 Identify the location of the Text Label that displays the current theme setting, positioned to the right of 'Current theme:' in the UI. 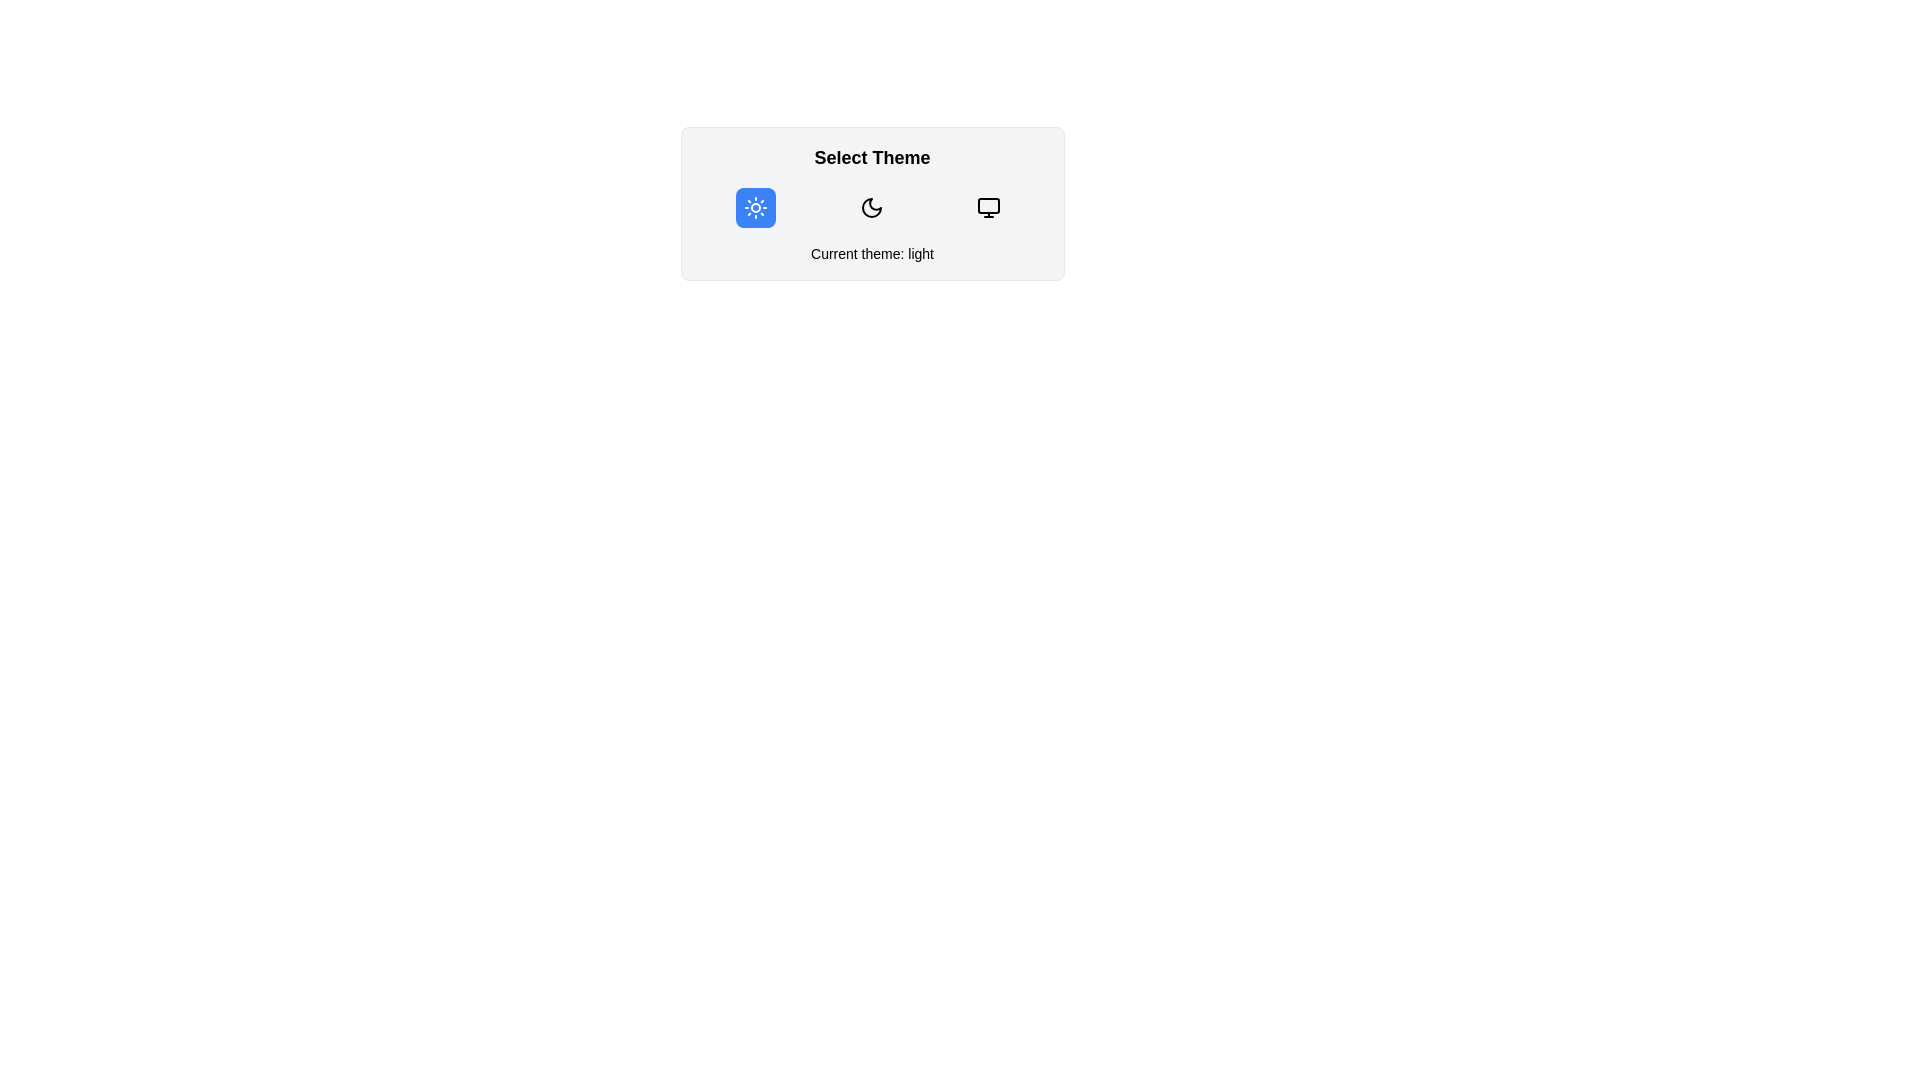
(920, 253).